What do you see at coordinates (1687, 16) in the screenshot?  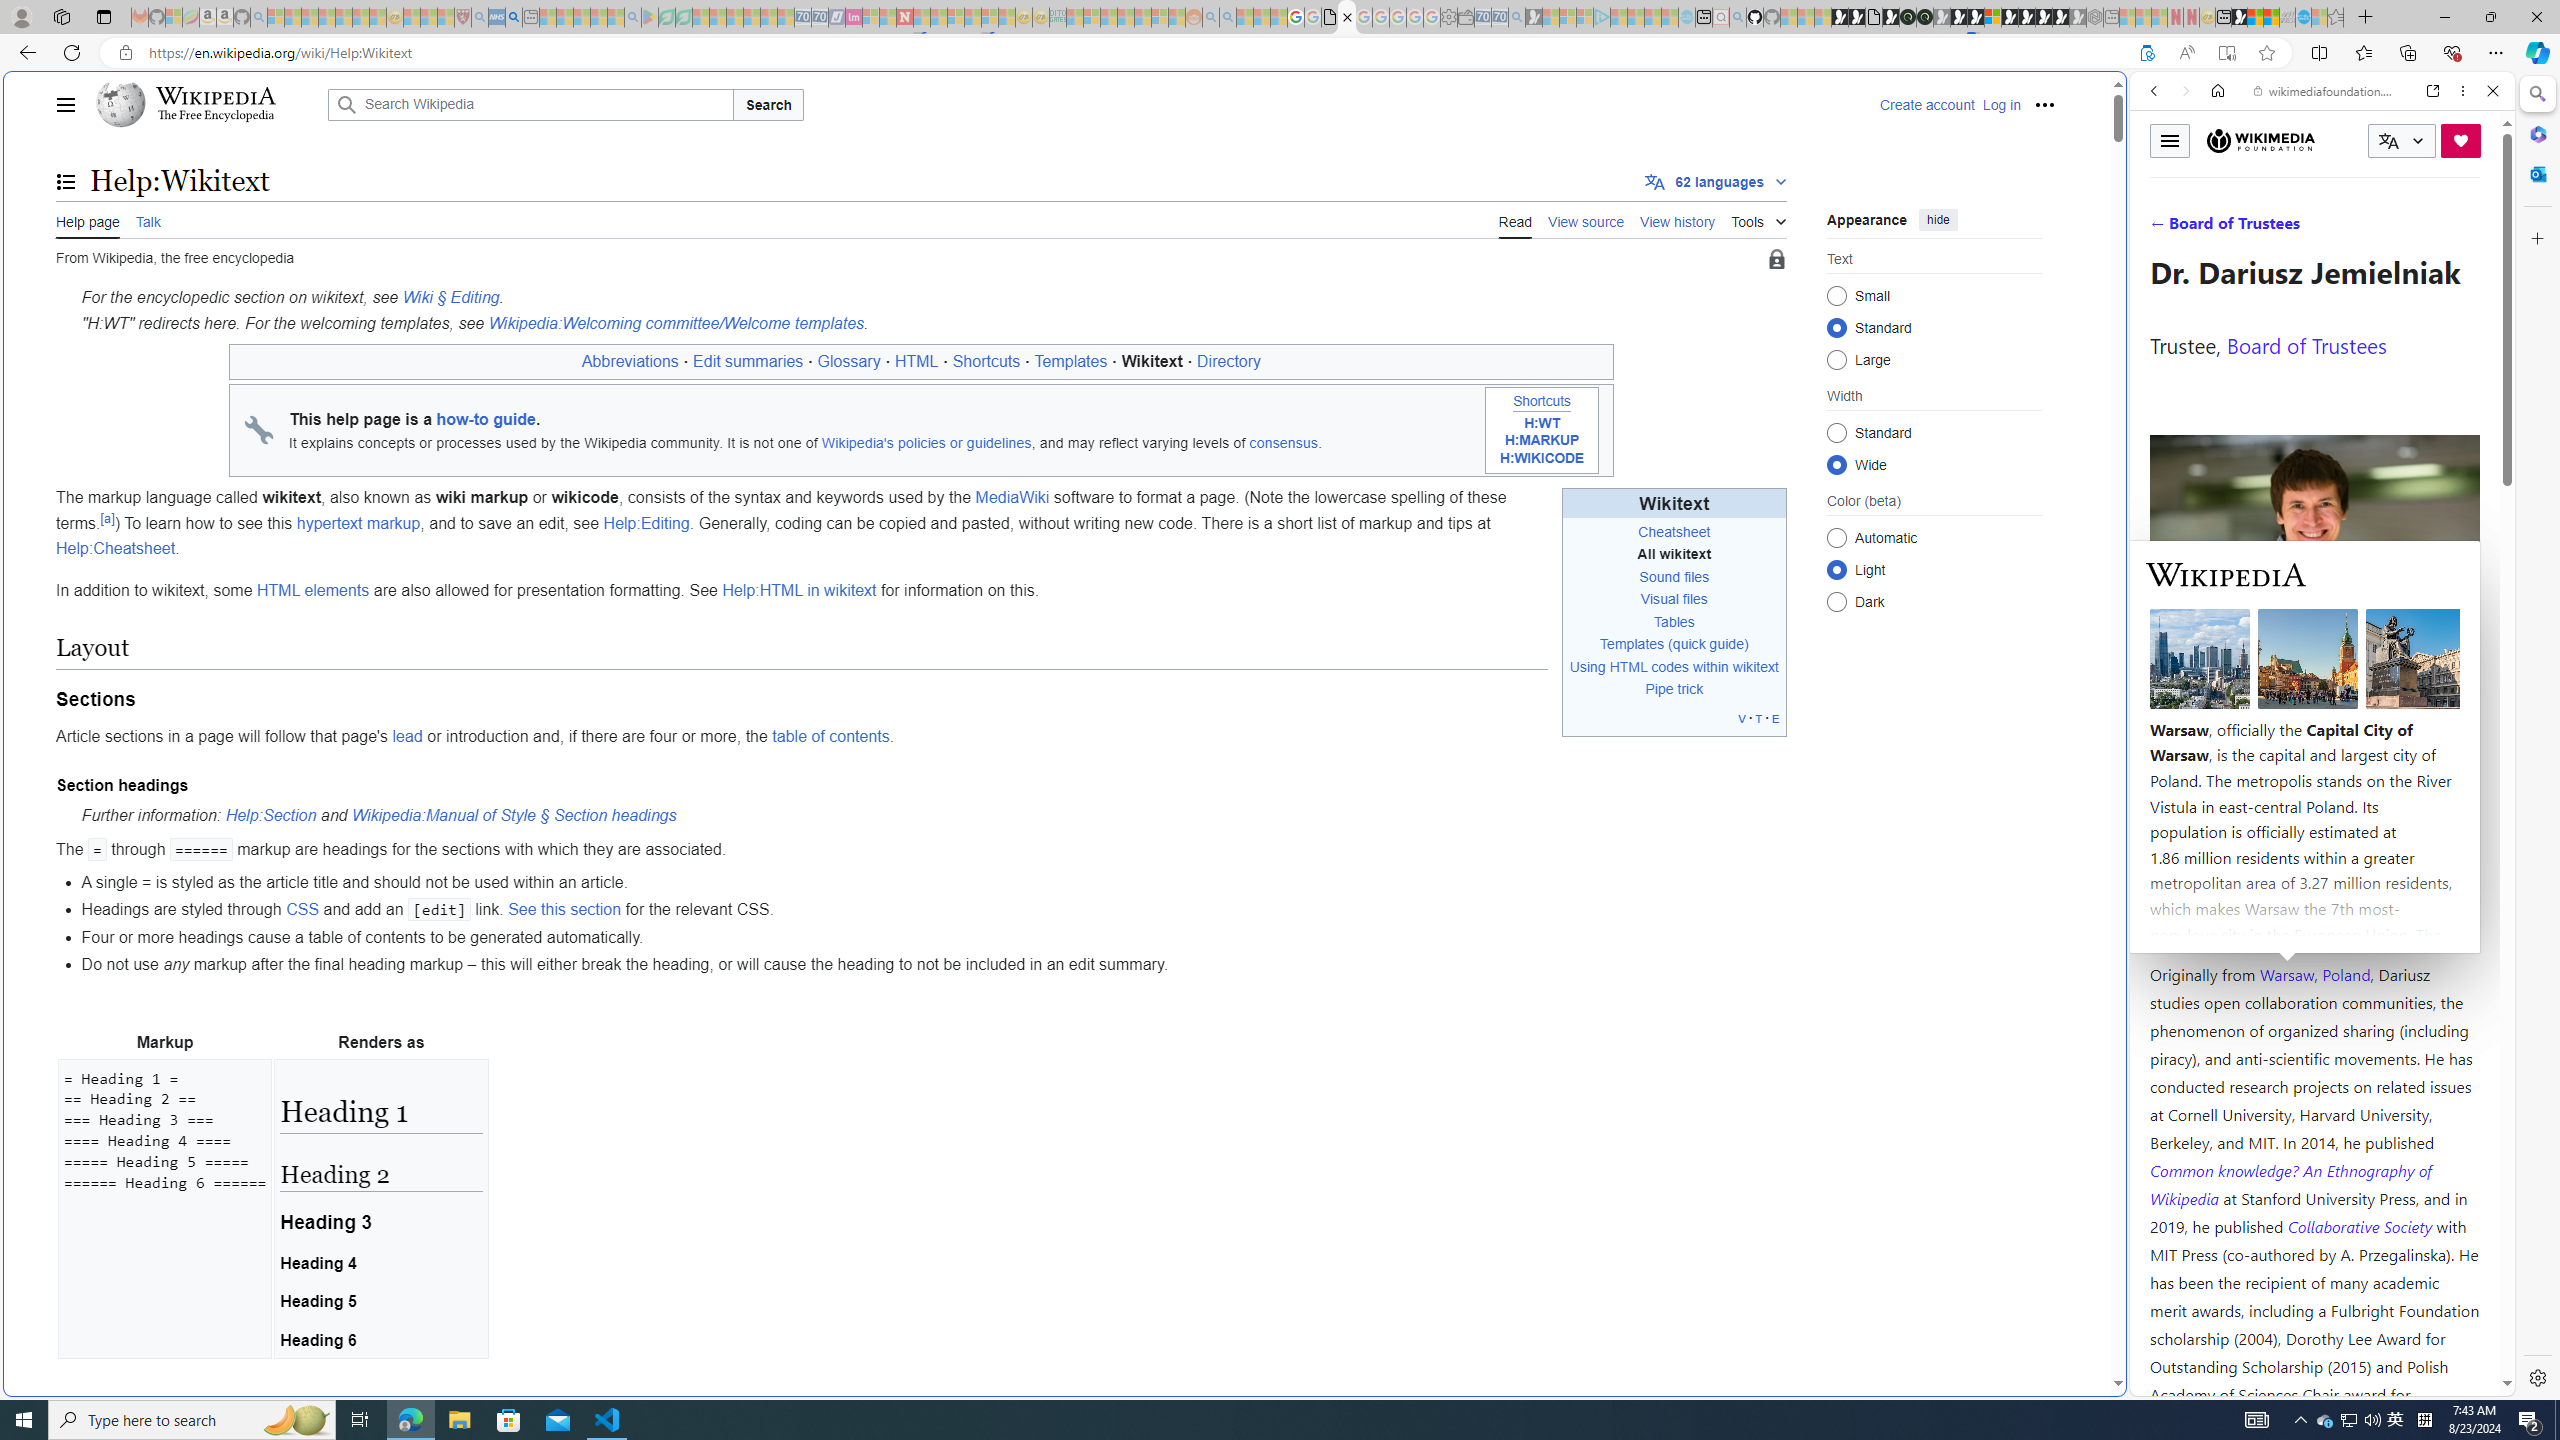 I see `'Home | Sky Blue Bikes - Sky Blue Bikes - Sleeping'` at bounding box center [1687, 16].